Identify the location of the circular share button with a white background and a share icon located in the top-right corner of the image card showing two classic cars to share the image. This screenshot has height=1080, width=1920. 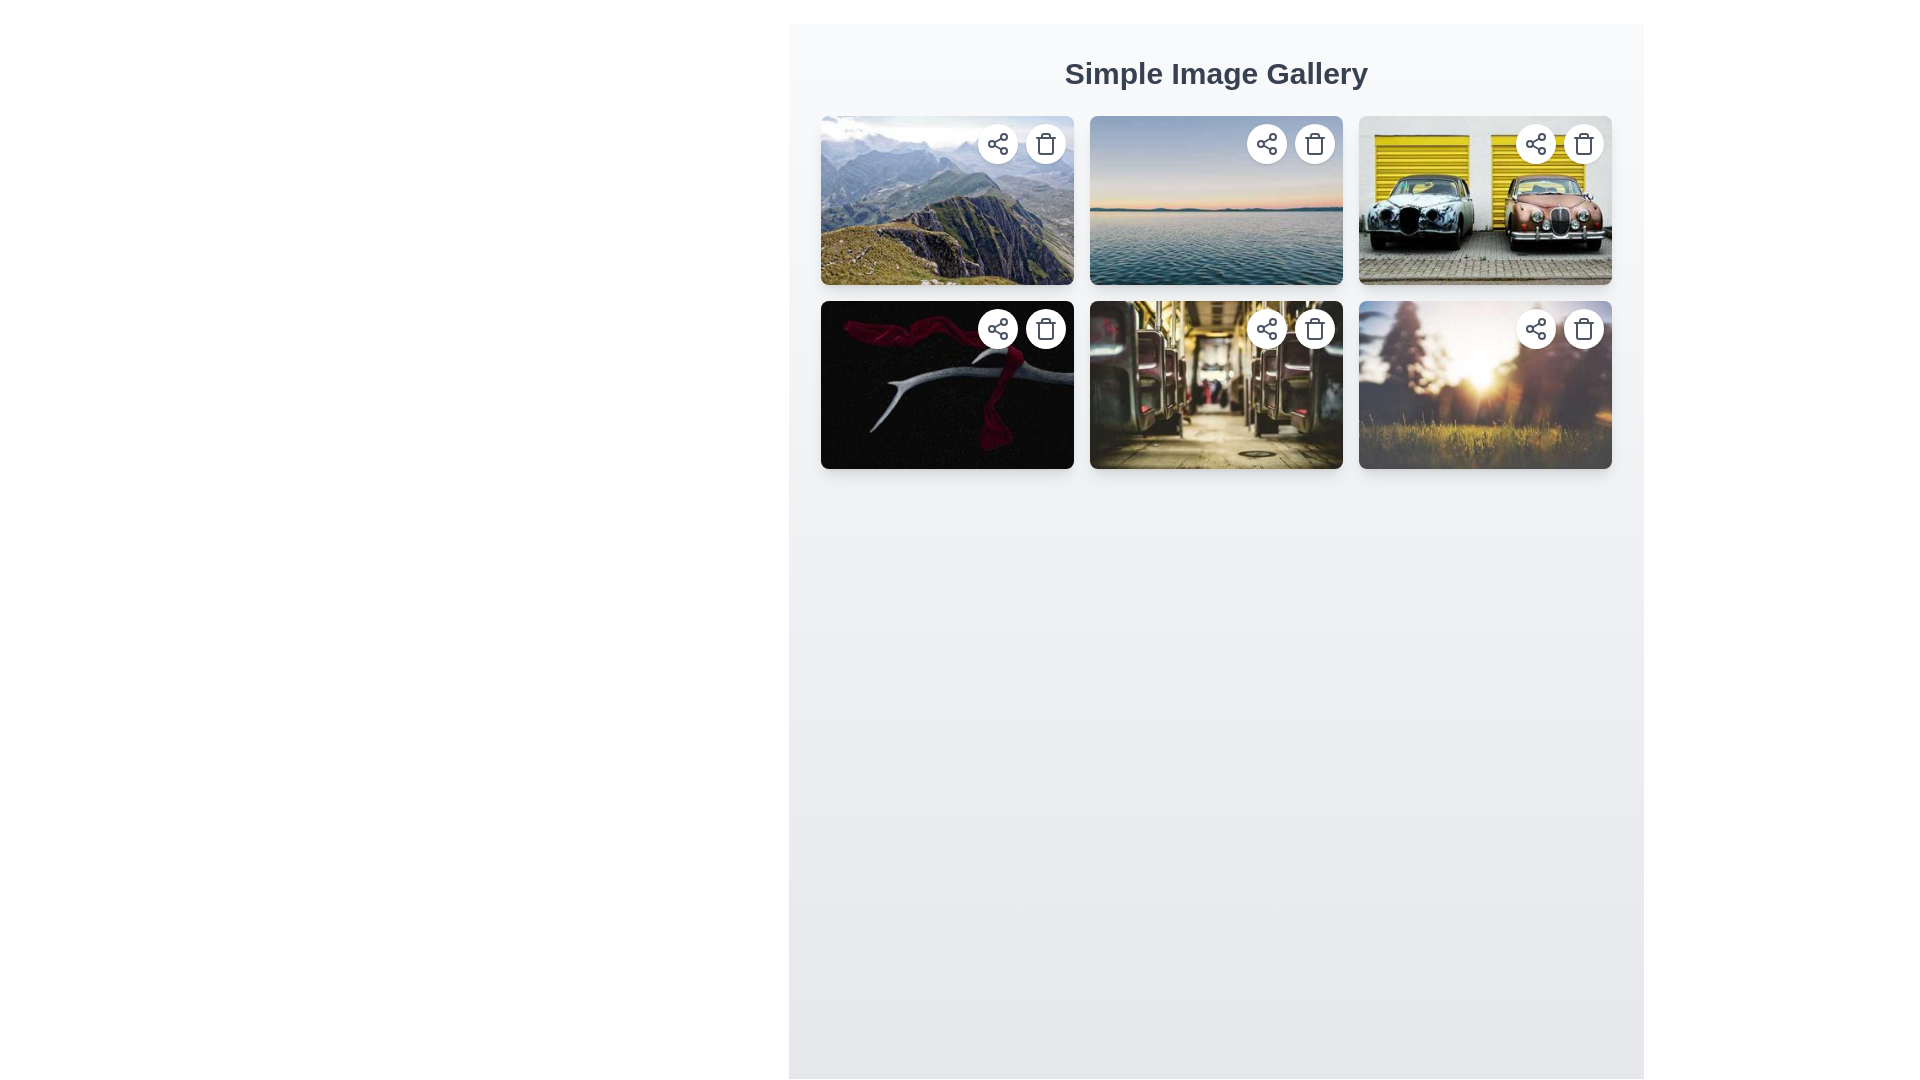
(1535, 142).